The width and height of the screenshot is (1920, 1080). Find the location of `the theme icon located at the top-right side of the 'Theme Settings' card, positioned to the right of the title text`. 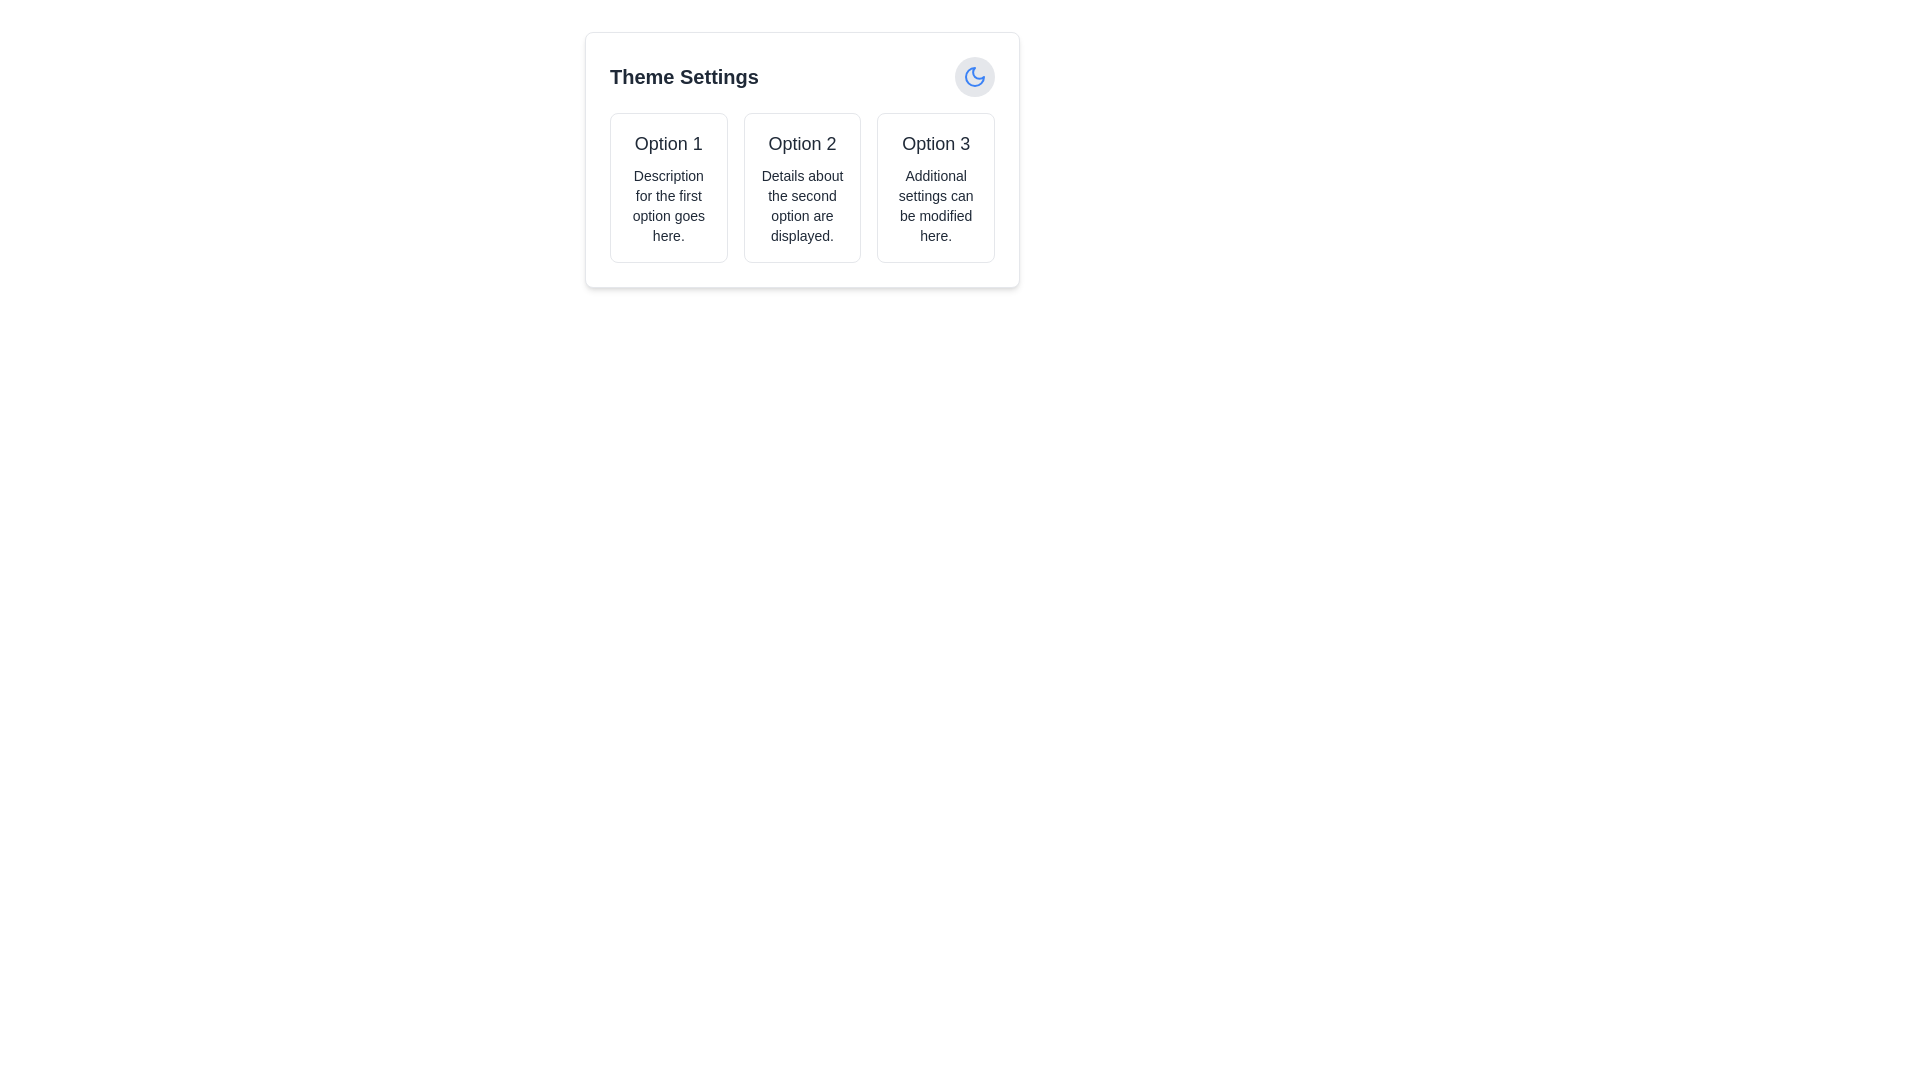

the theme icon located at the top-right side of the 'Theme Settings' card, positioned to the right of the title text is located at coordinates (974, 76).